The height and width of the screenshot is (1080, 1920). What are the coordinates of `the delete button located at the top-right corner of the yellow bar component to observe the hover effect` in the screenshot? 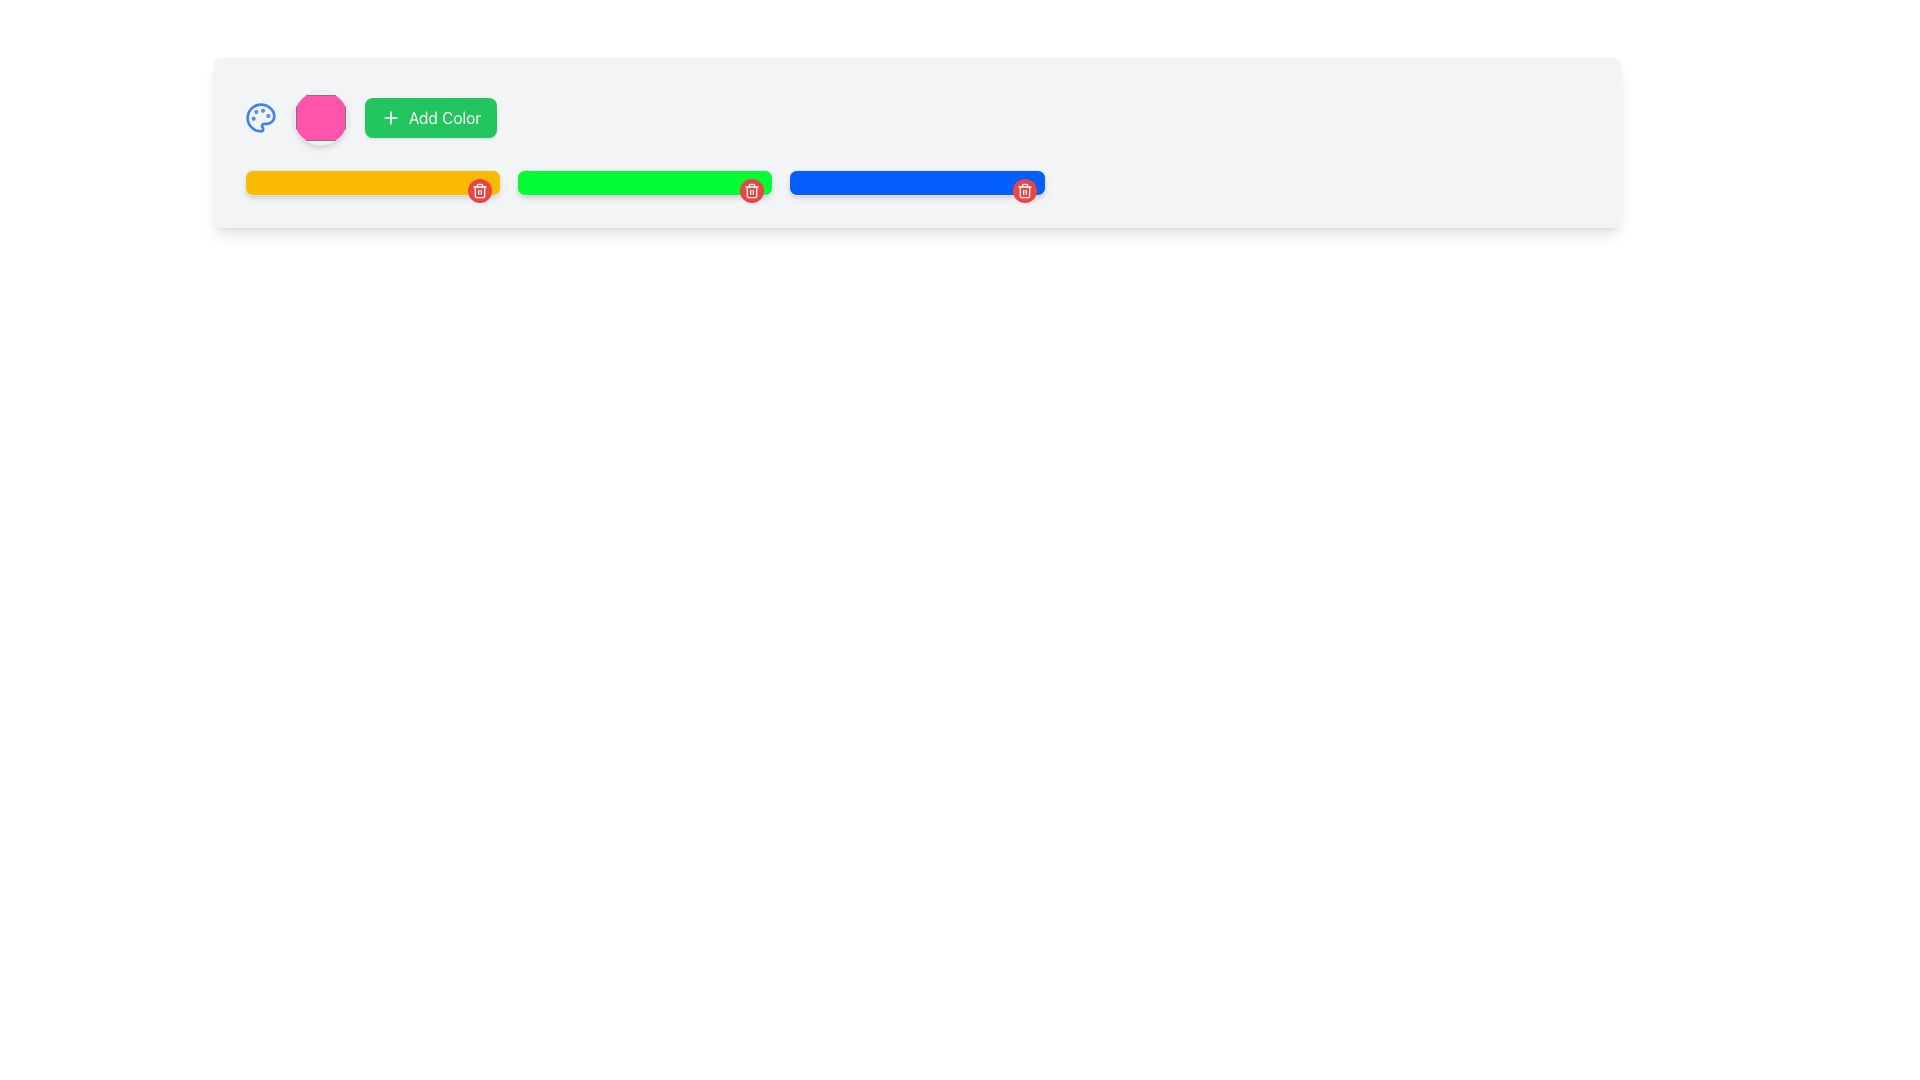 It's located at (480, 191).